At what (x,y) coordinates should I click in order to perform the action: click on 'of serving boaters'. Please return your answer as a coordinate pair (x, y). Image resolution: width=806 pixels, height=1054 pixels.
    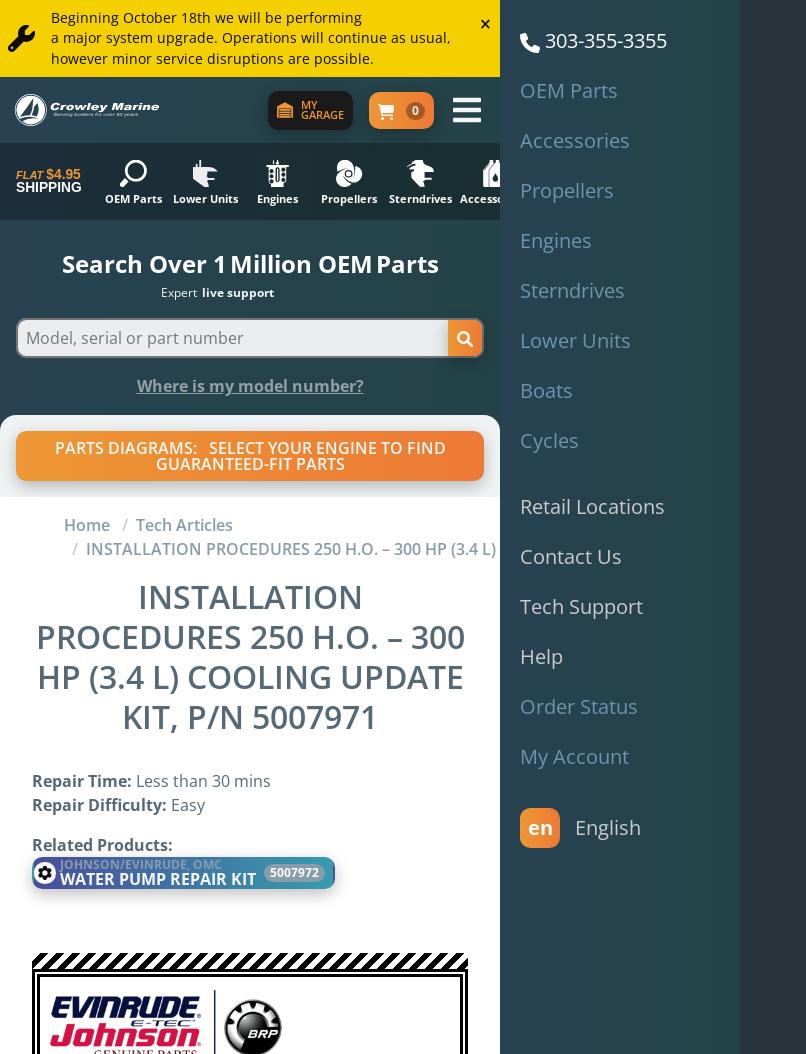
    Looking at the image, I should click on (715, 291).